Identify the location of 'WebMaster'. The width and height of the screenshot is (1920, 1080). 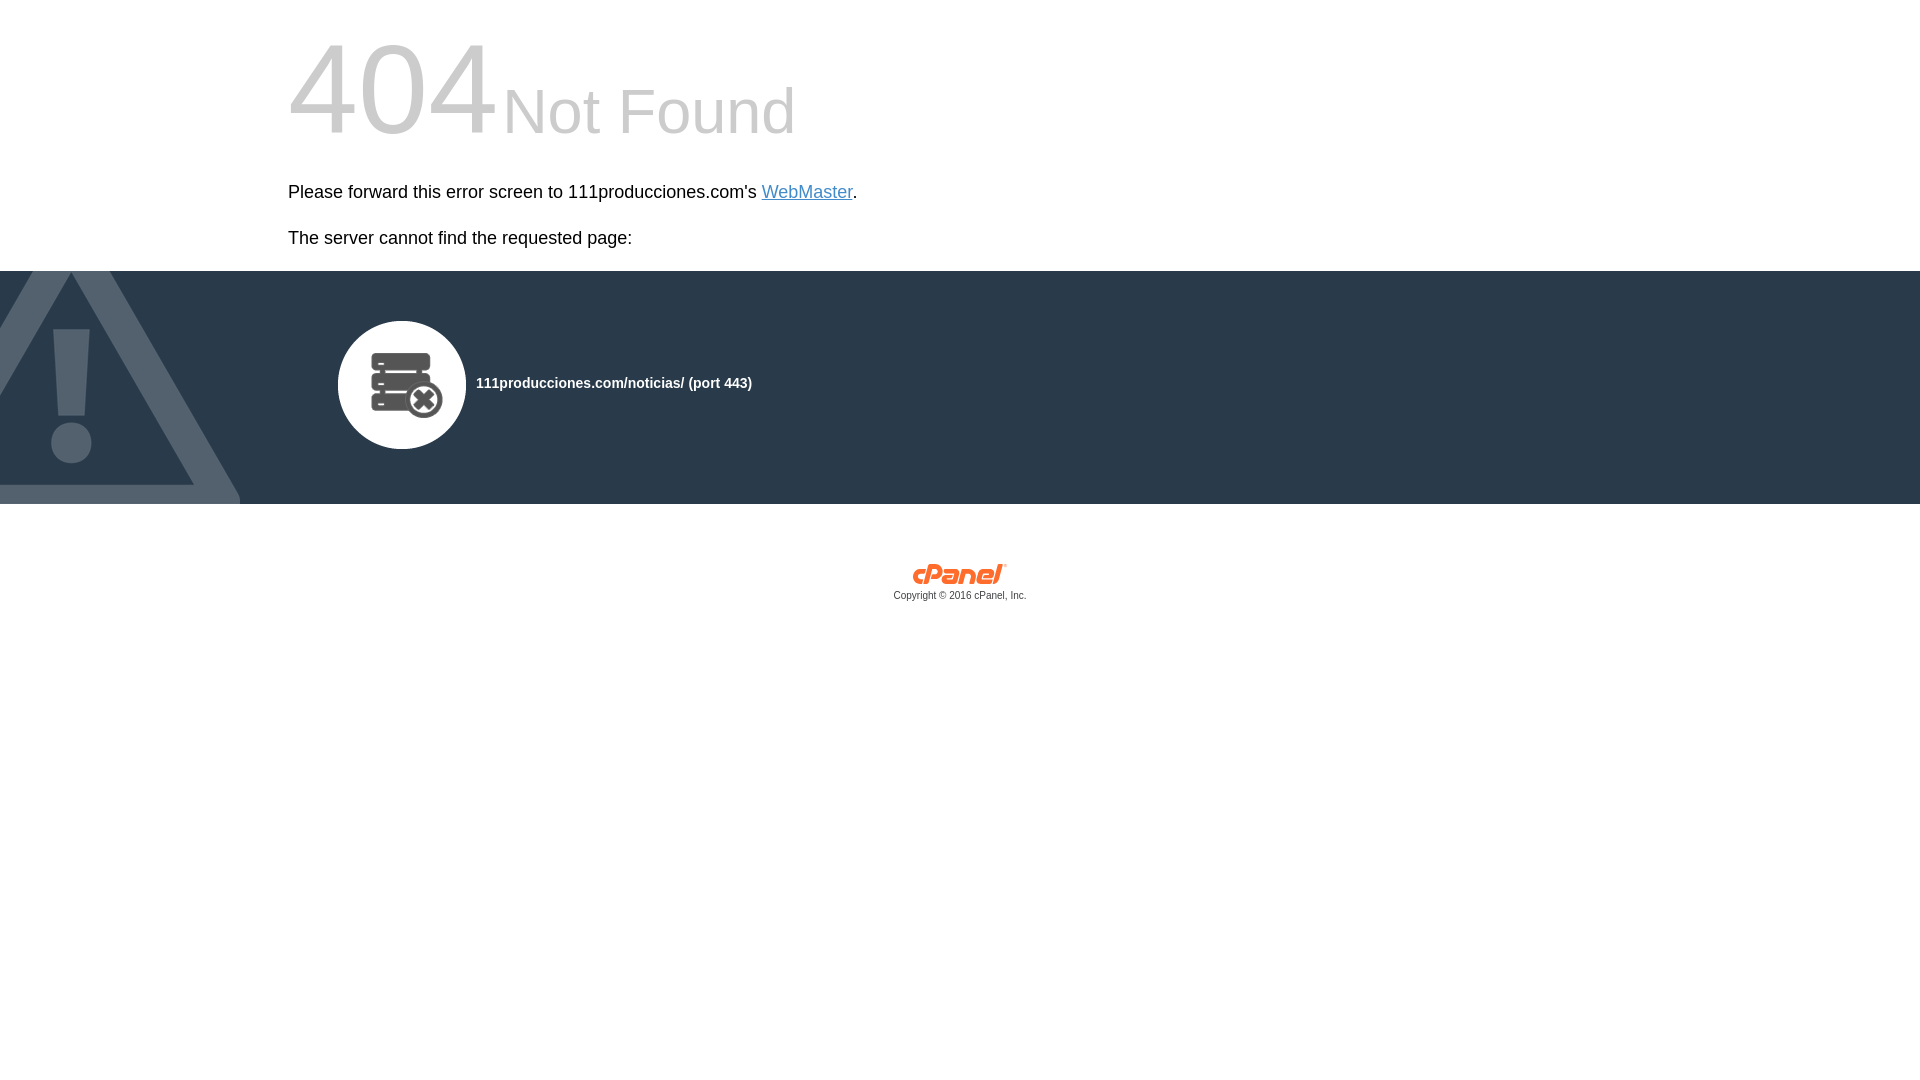
(761, 192).